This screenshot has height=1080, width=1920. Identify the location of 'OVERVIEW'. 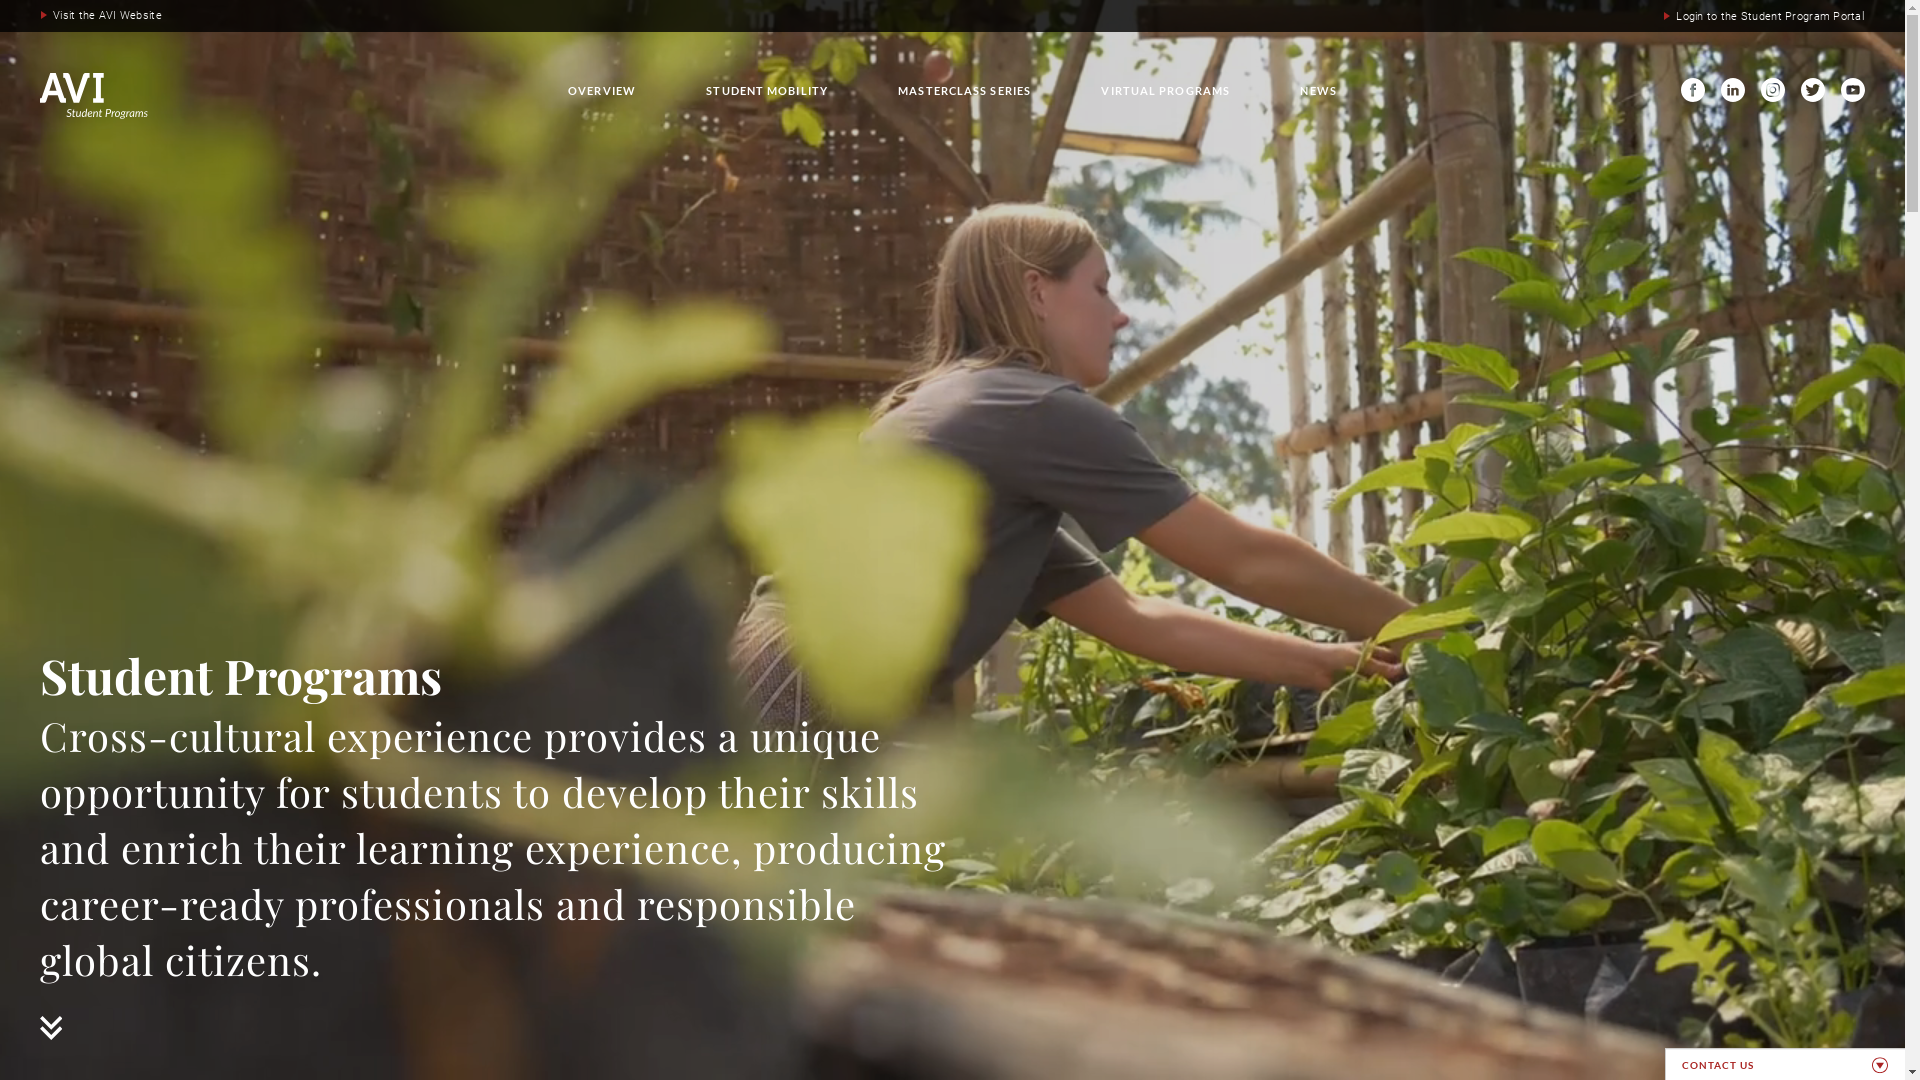
(600, 90).